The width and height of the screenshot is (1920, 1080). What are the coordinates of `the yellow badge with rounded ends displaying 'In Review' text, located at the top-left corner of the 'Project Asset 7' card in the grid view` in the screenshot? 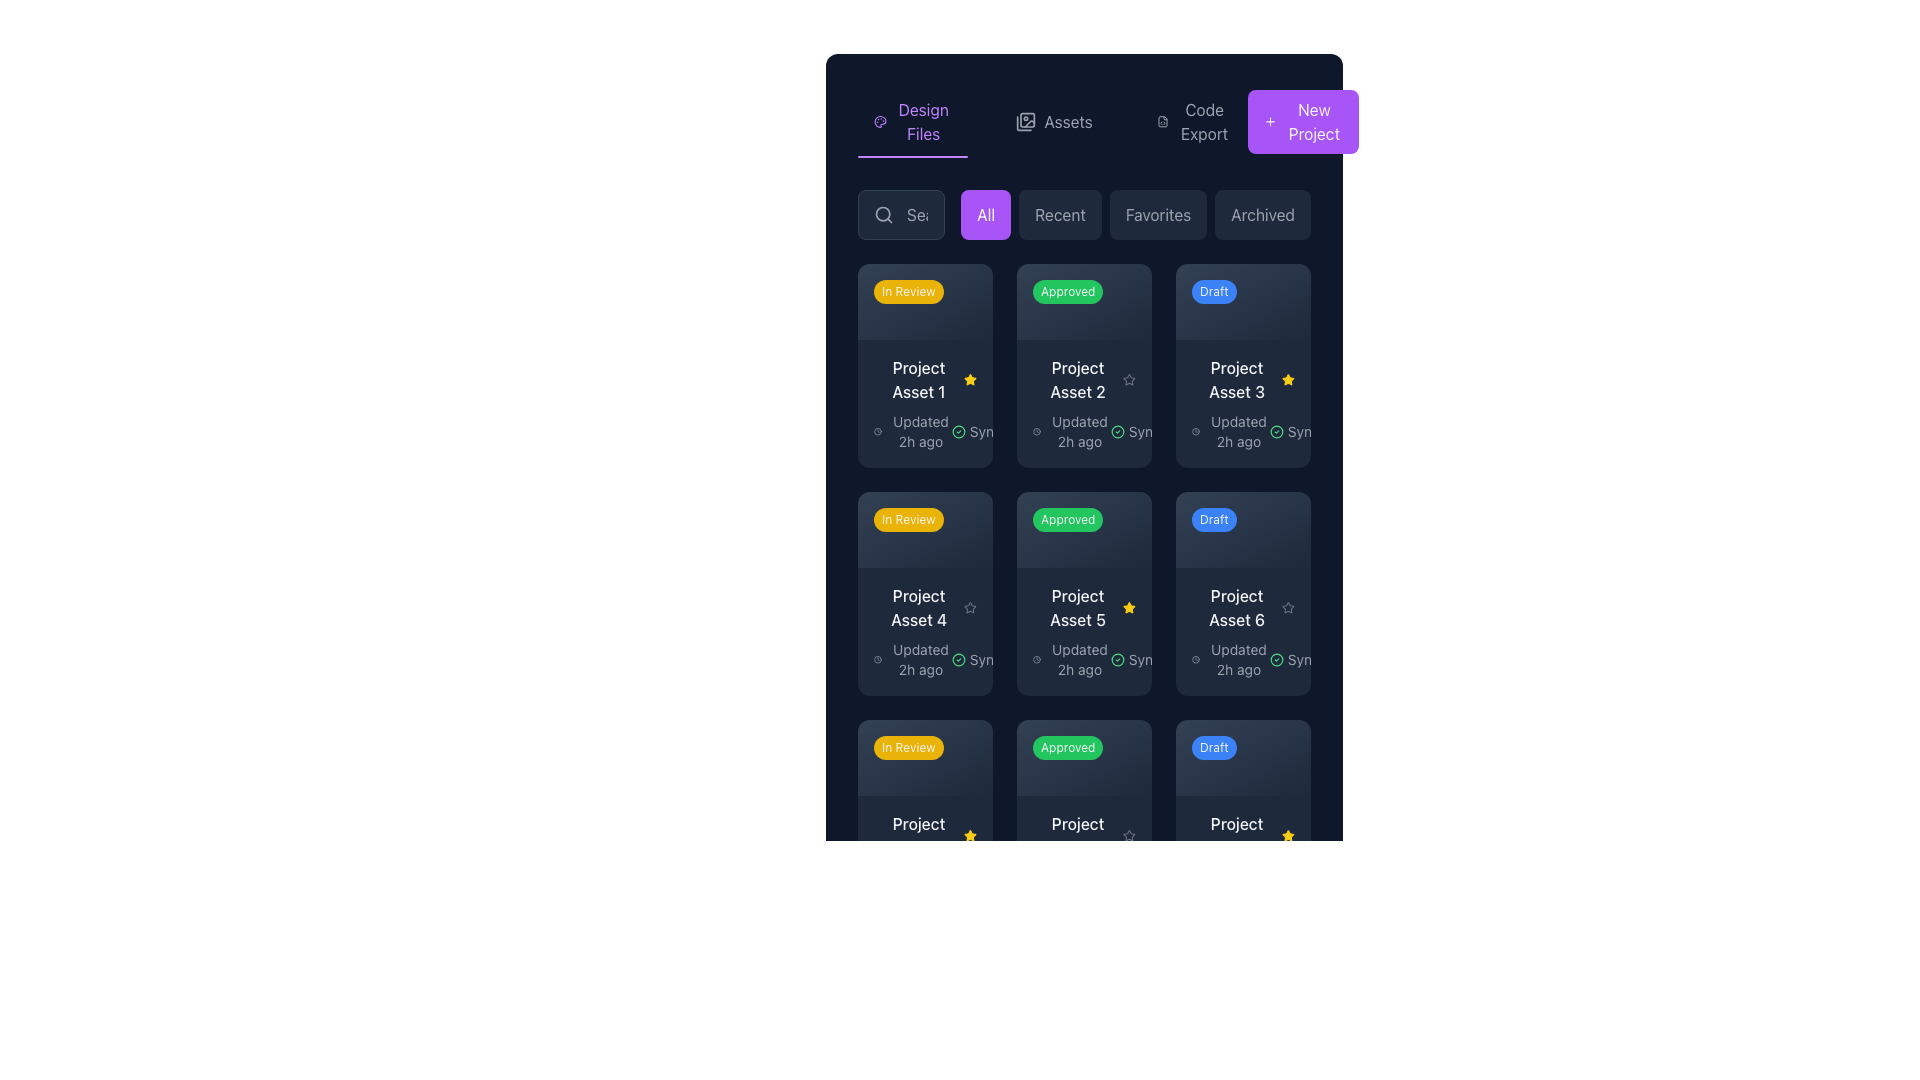 It's located at (924, 757).